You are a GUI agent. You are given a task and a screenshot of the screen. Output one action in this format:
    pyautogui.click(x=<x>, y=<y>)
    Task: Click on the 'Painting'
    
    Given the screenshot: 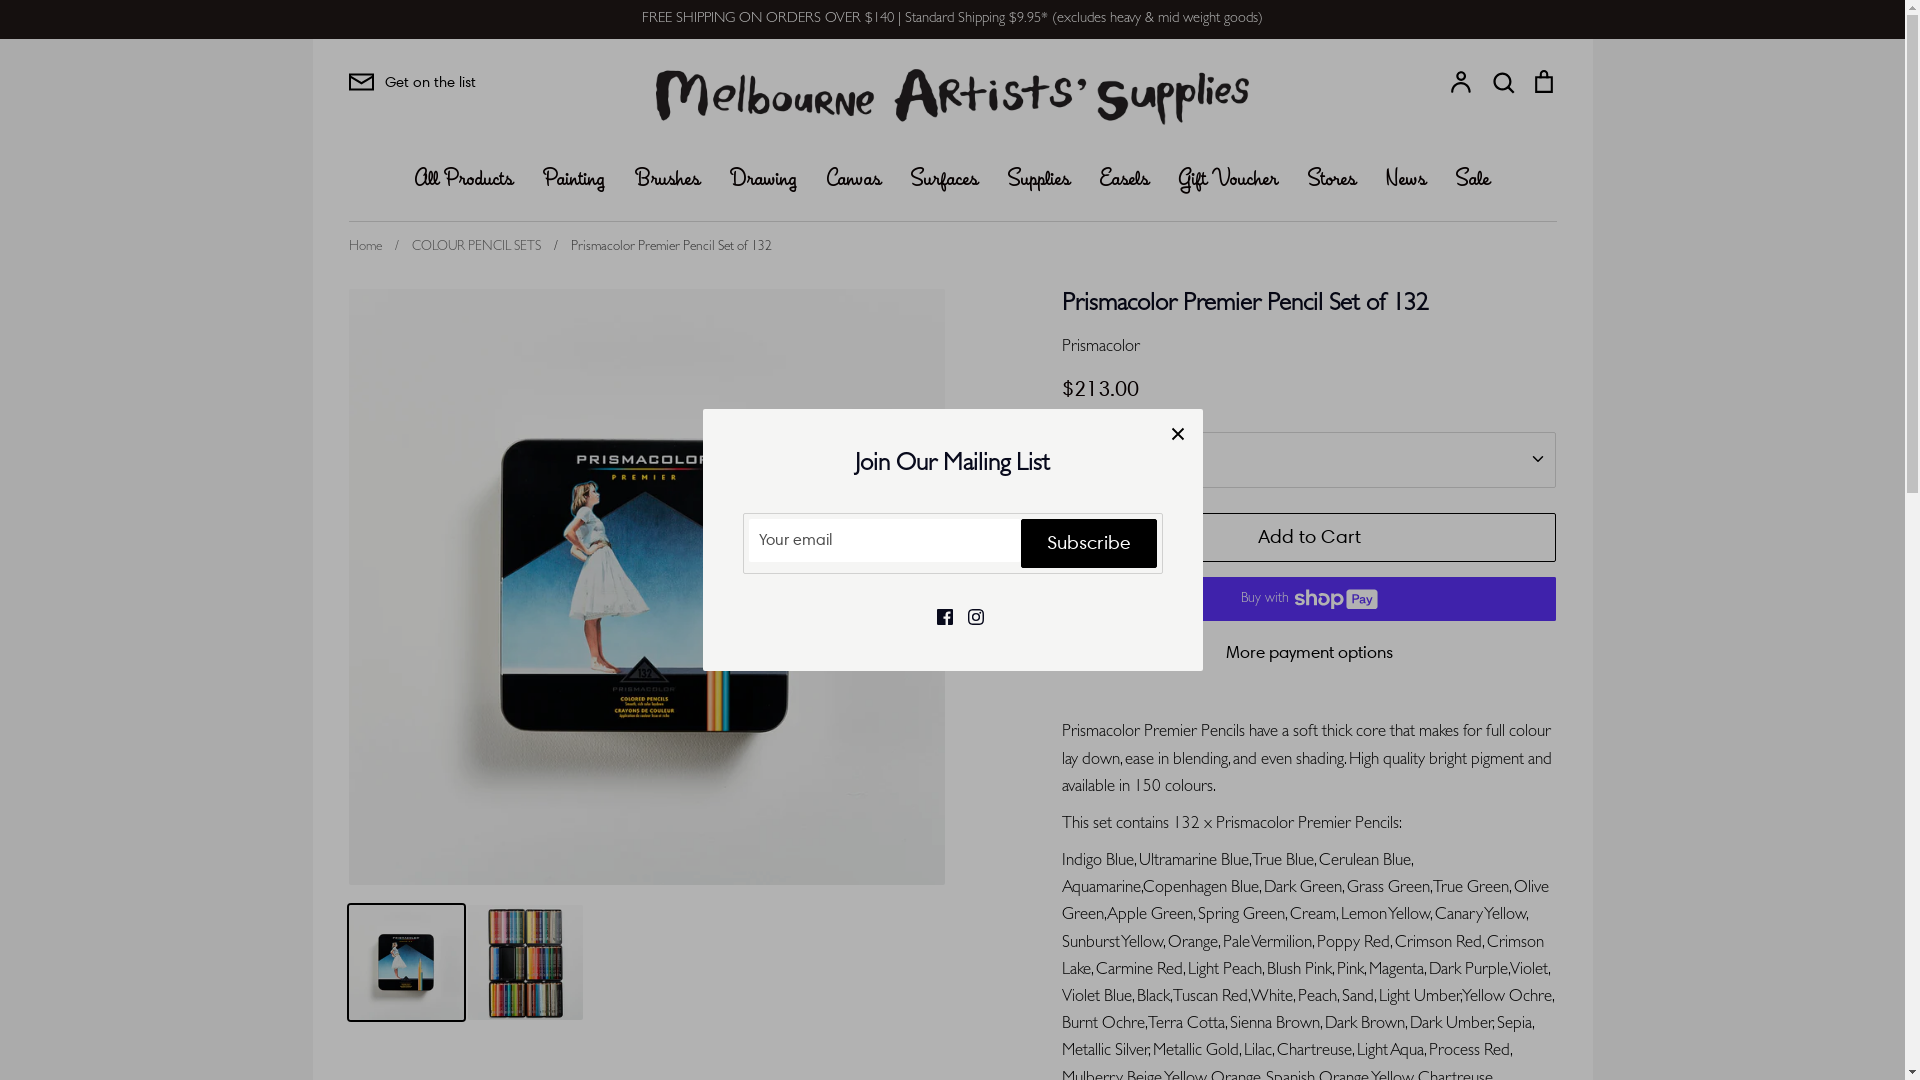 What is the action you would take?
    pyautogui.click(x=542, y=180)
    